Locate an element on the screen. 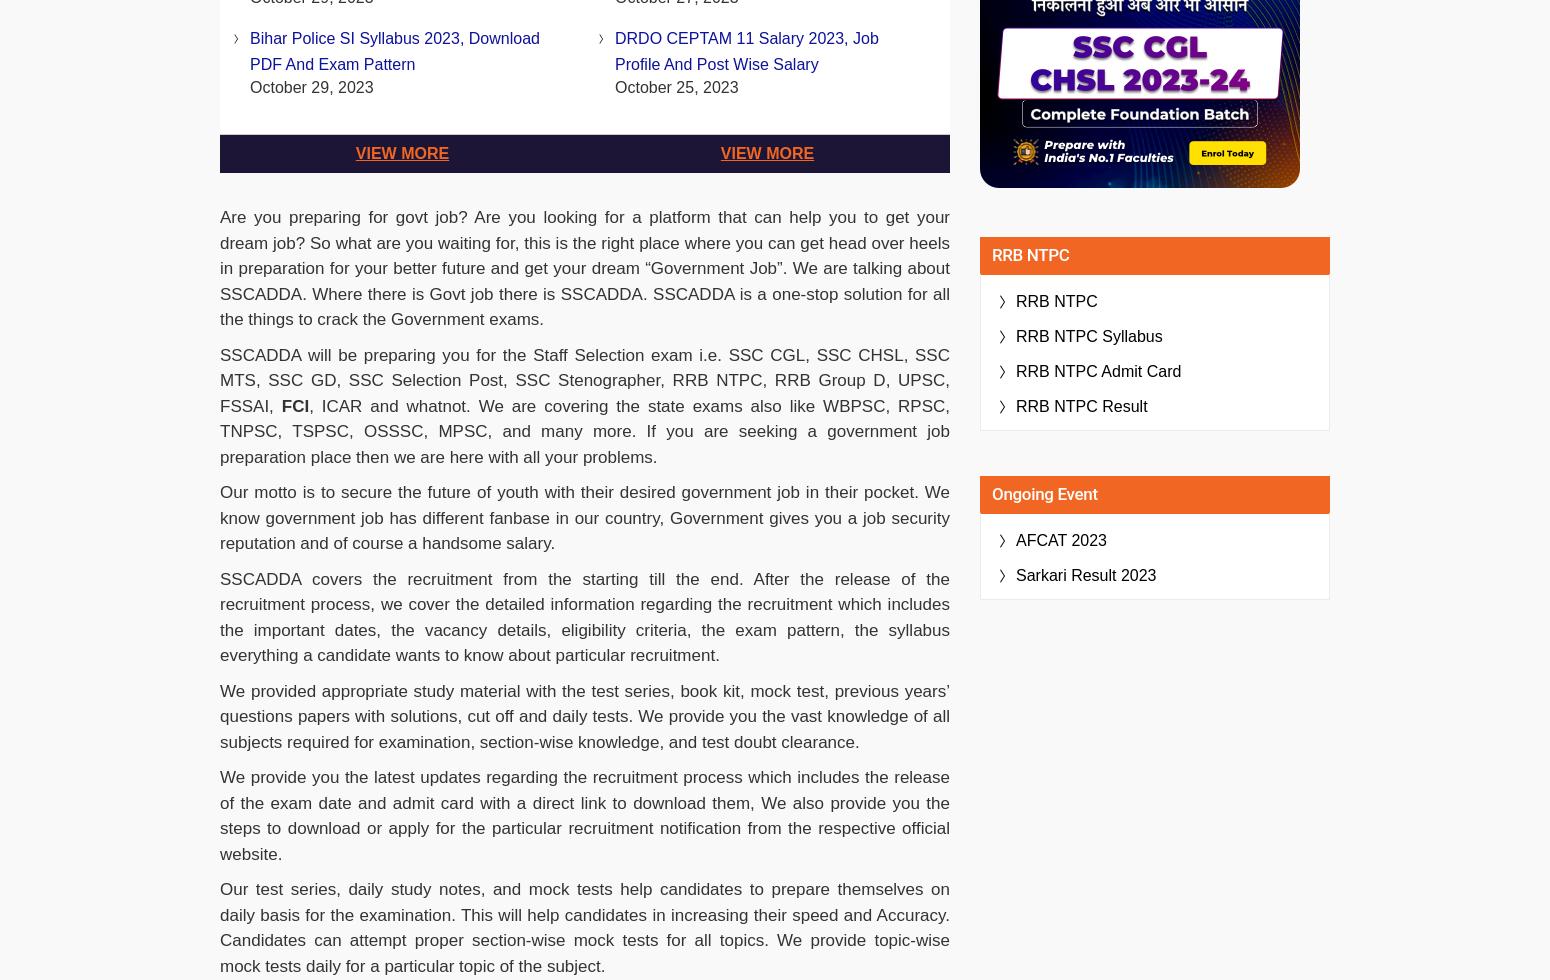  'We provided appropriate study material with the test series, book kit, mock test, previous years’ questions papers with solutions, cut off and daily tests. We provide you the vast knowledge of all subjects required for examination, section-wise knowledge, and test doubt clearance.' is located at coordinates (584, 715).